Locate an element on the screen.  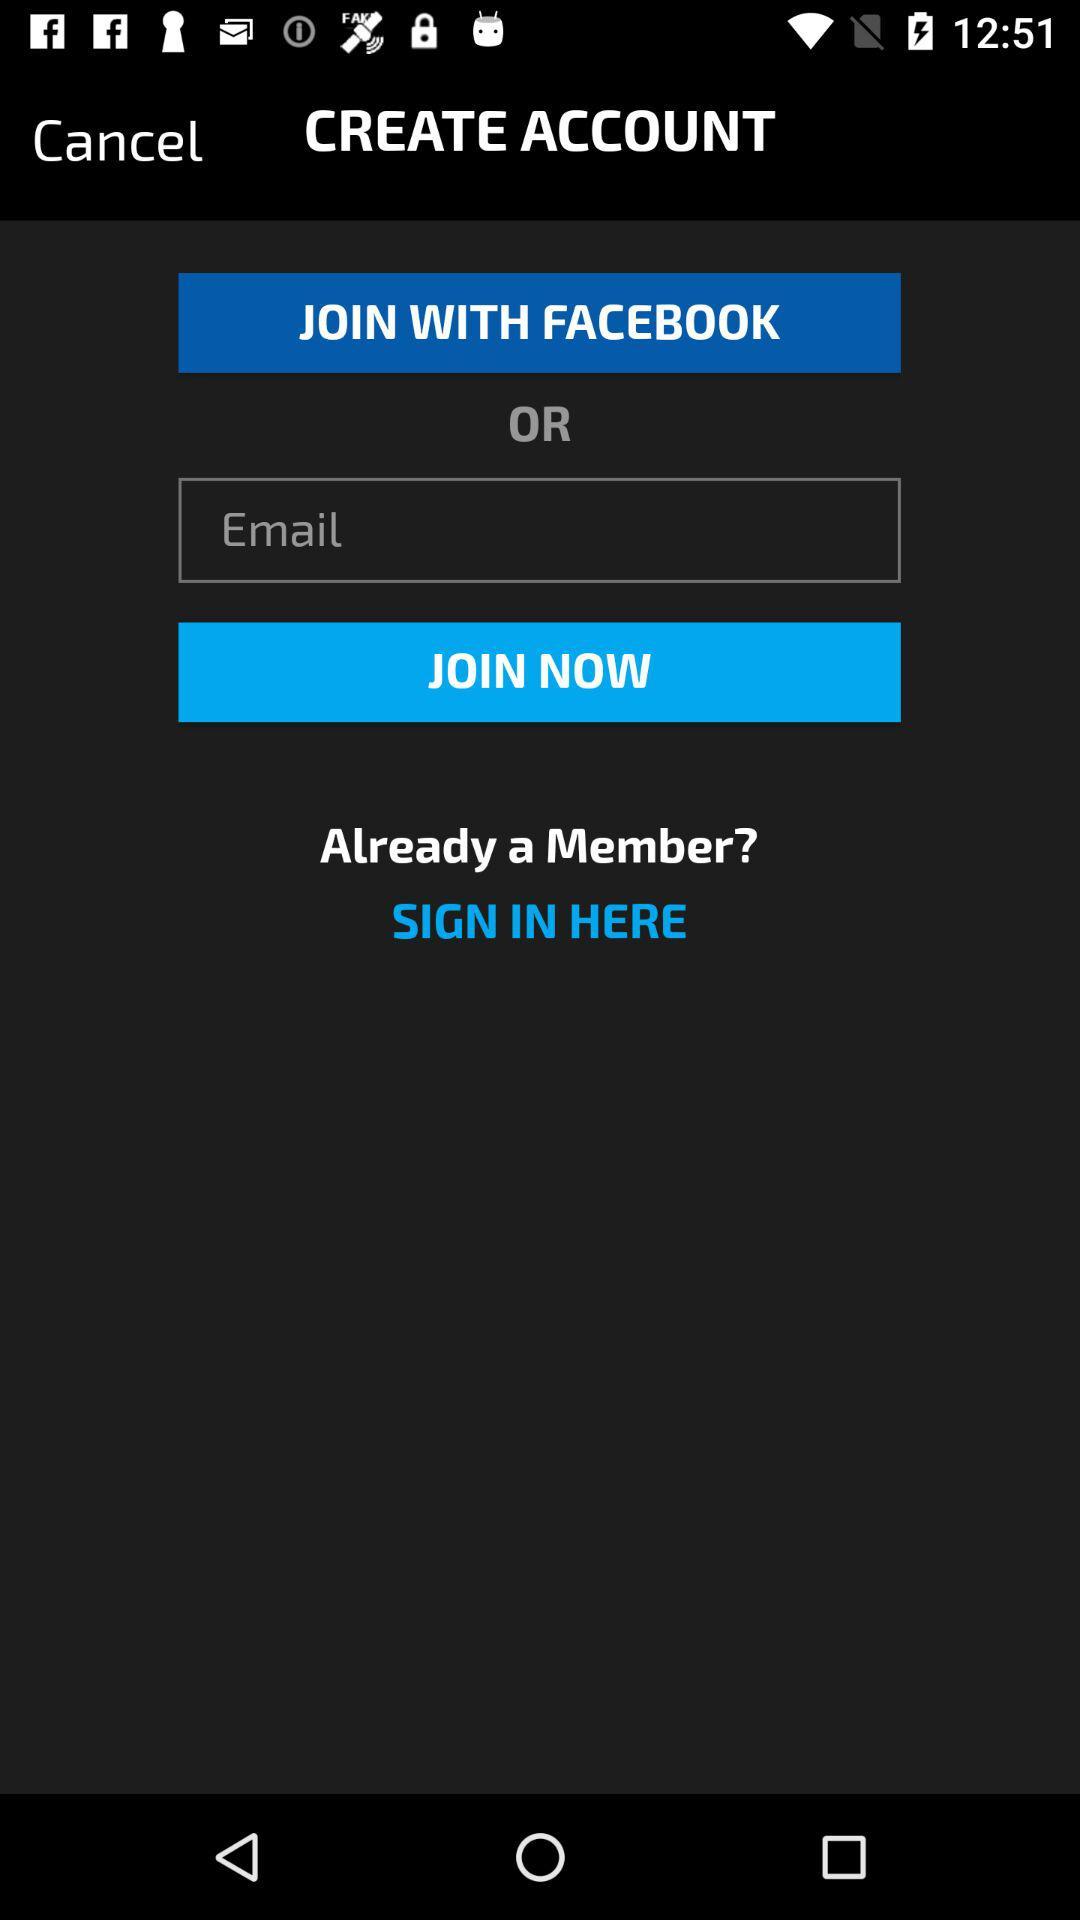
icon above or icon is located at coordinates (538, 322).